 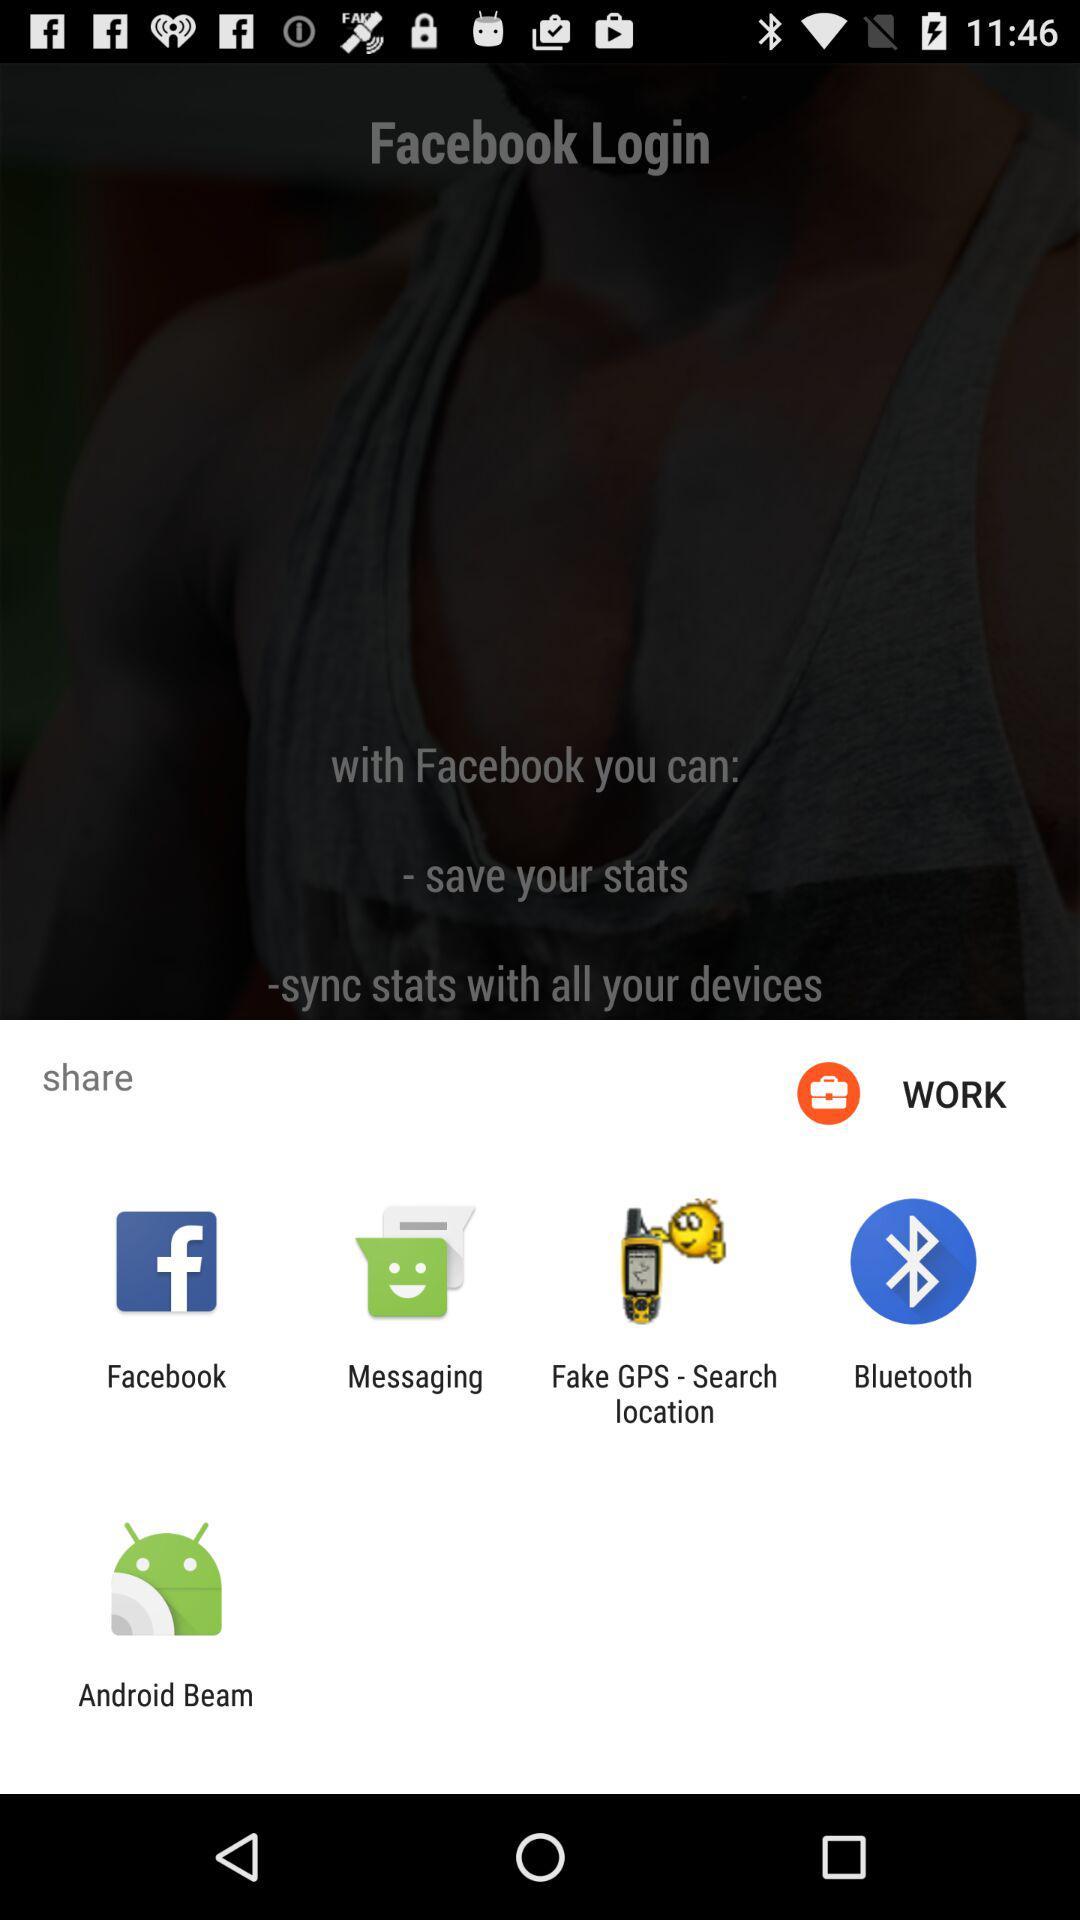 What do you see at coordinates (664, 1392) in the screenshot?
I see `the icon next to the messaging` at bounding box center [664, 1392].